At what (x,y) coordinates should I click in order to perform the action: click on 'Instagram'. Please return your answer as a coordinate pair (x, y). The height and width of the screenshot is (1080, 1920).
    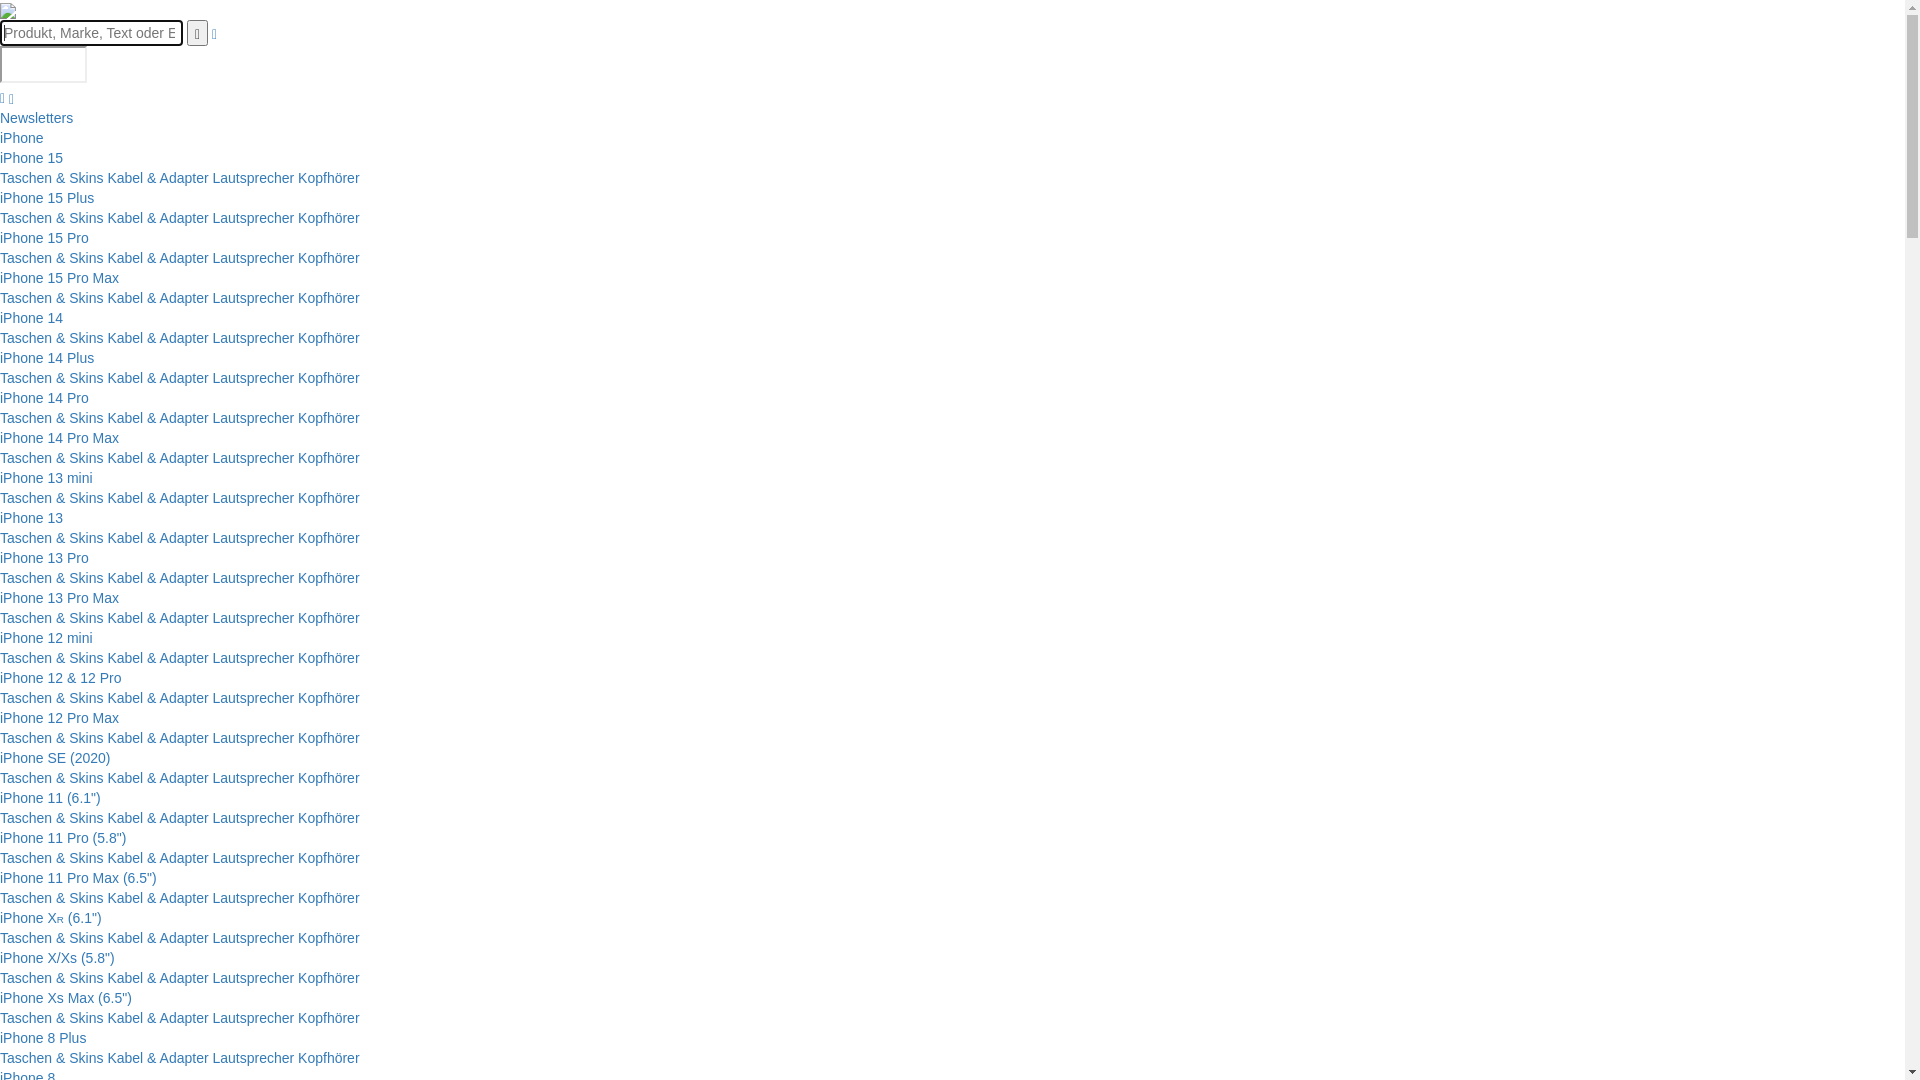
    Looking at the image, I should click on (2, 97).